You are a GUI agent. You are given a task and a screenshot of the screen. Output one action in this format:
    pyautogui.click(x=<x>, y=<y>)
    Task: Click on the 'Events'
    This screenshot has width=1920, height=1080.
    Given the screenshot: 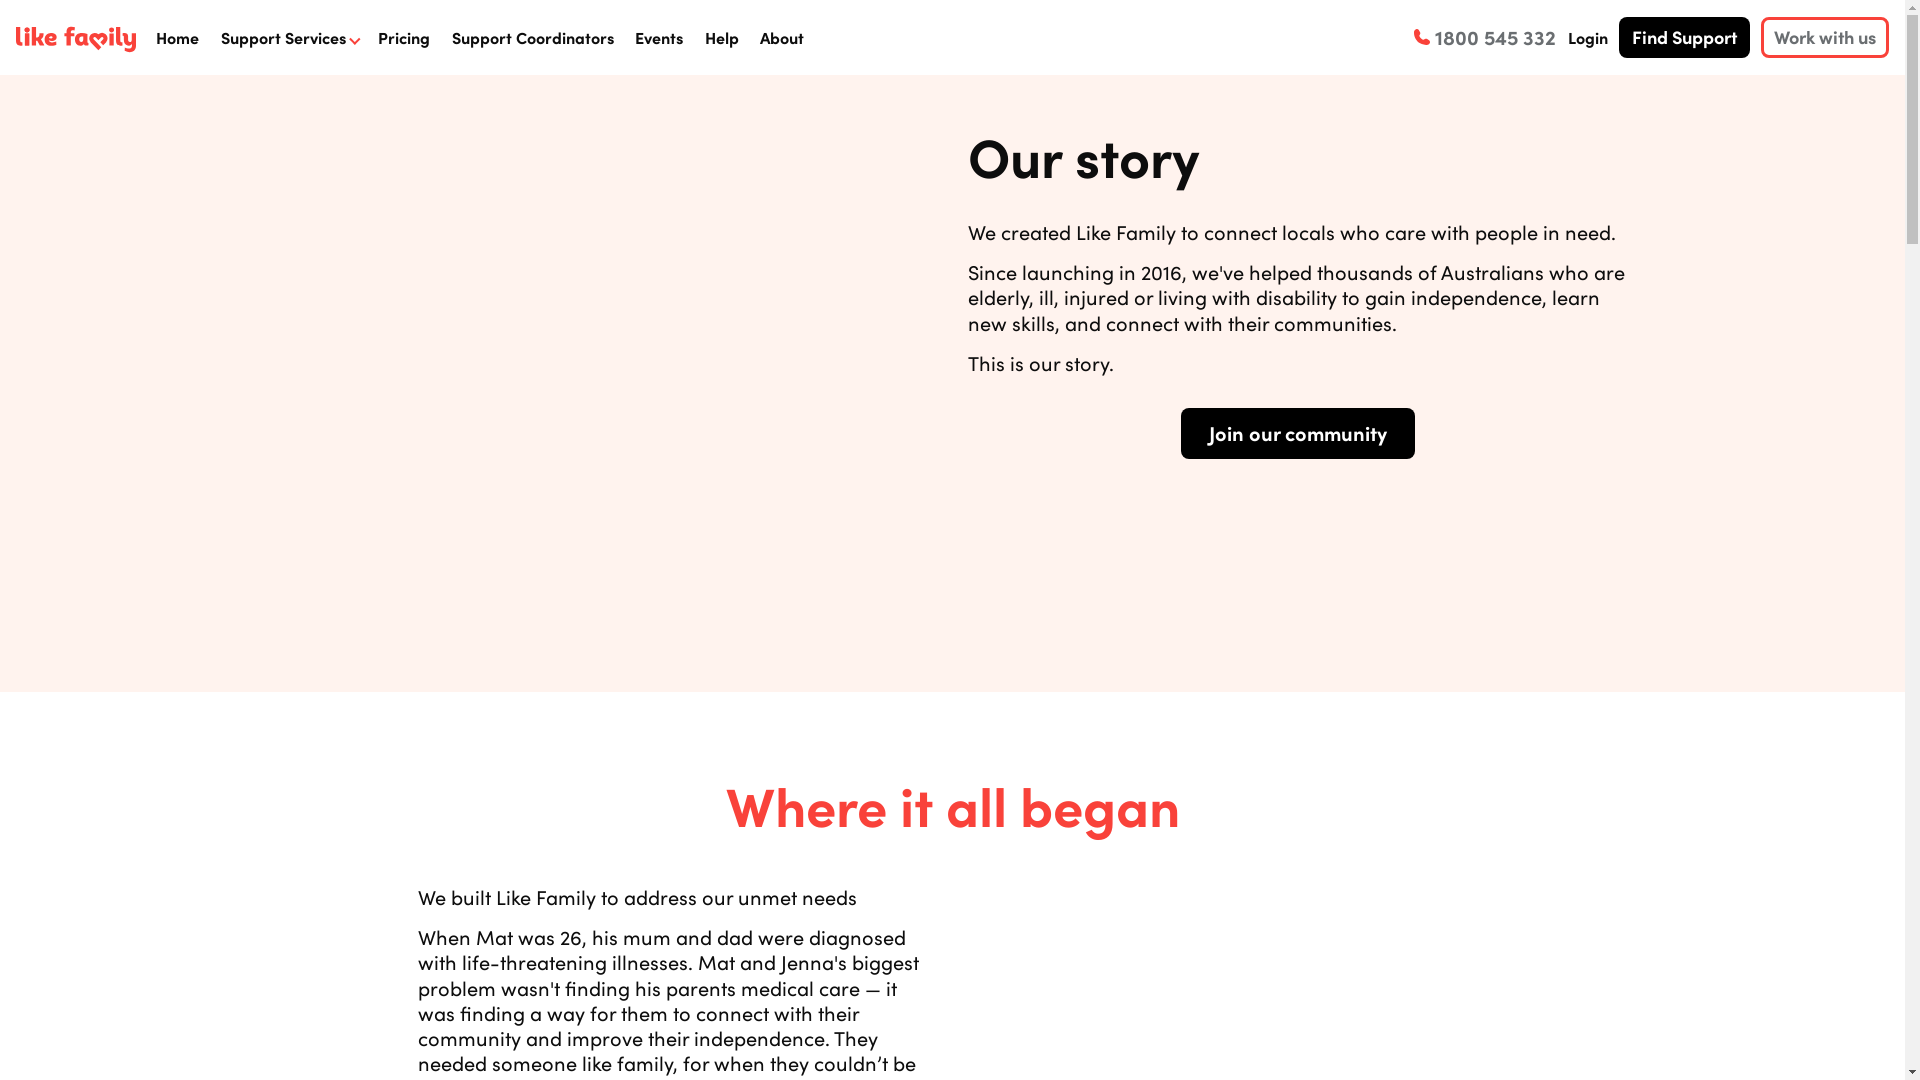 What is the action you would take?
    pyautogui.click(x=658, y=37)
    